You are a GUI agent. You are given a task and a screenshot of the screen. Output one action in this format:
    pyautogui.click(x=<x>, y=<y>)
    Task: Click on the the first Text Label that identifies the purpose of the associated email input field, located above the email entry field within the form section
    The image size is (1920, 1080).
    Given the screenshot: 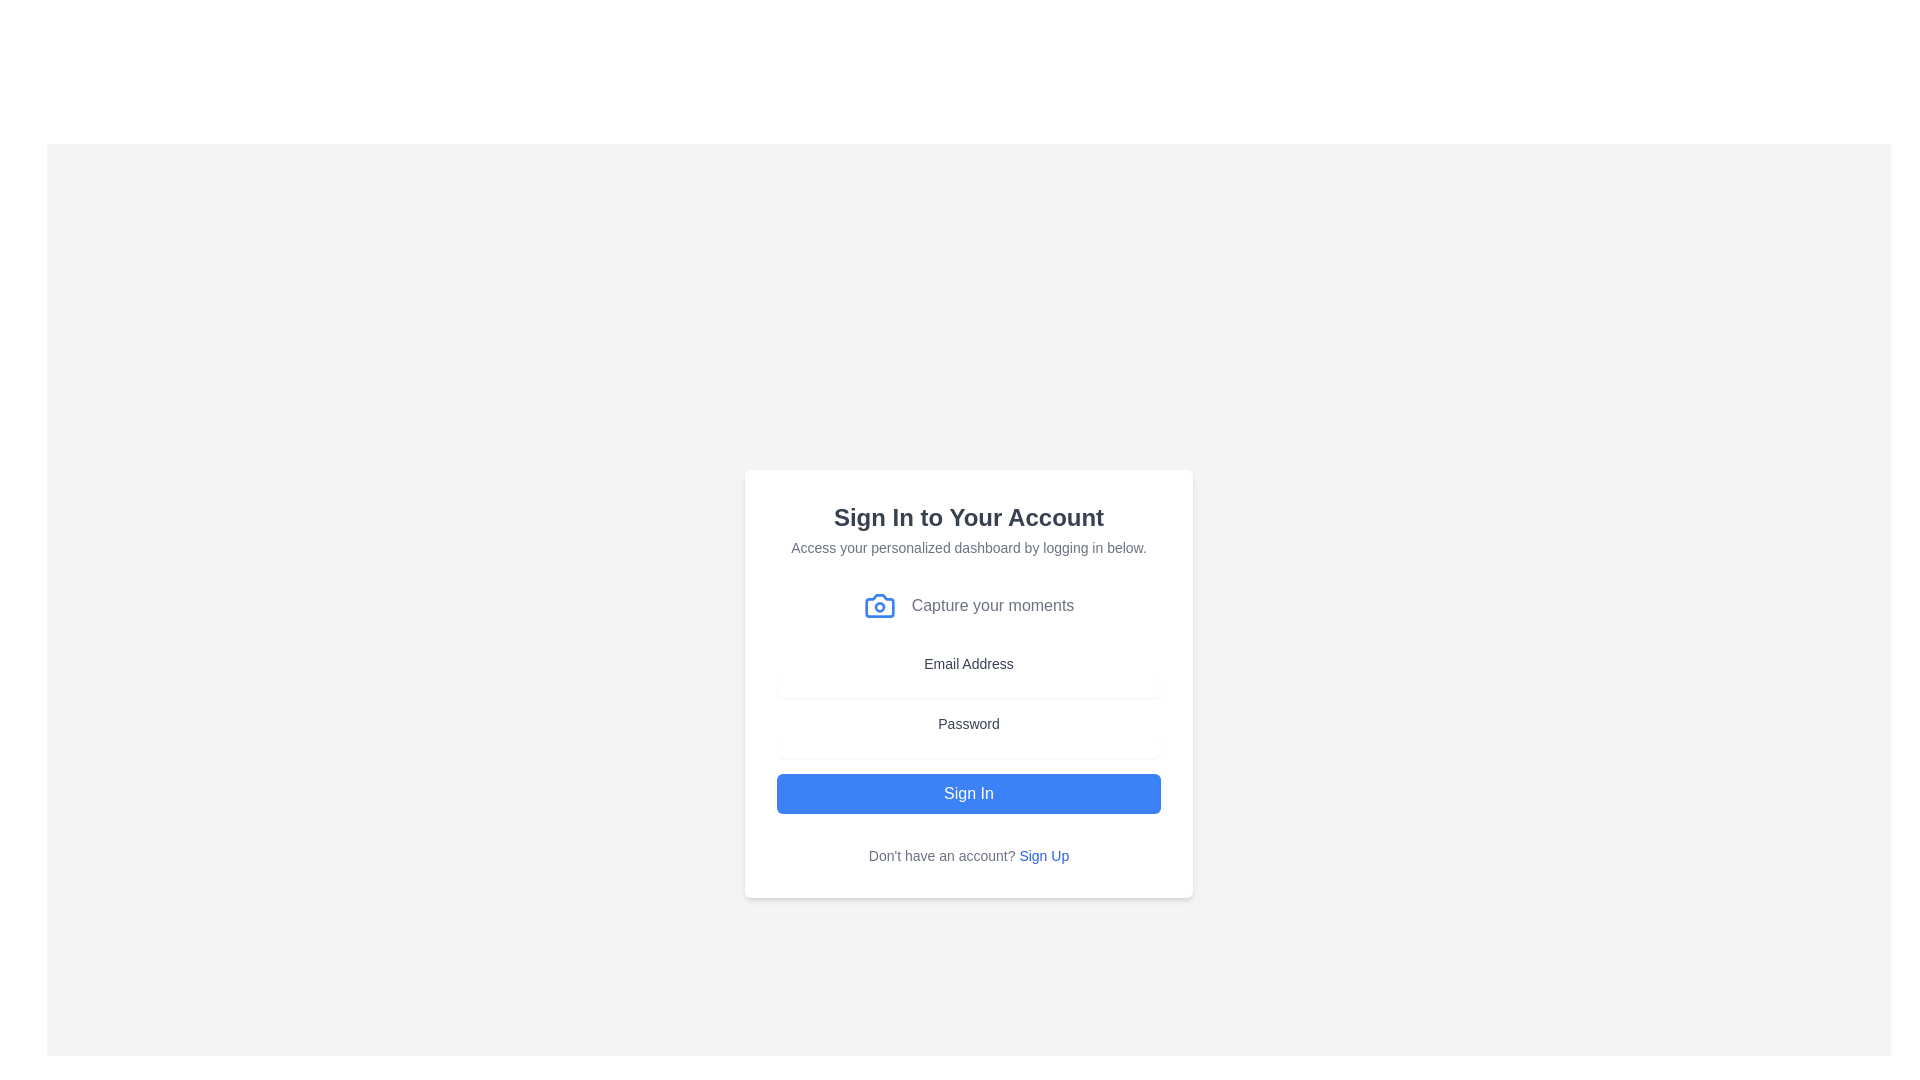 What is the action you would take?
    pyautogui.click(x=969, y=675)
    